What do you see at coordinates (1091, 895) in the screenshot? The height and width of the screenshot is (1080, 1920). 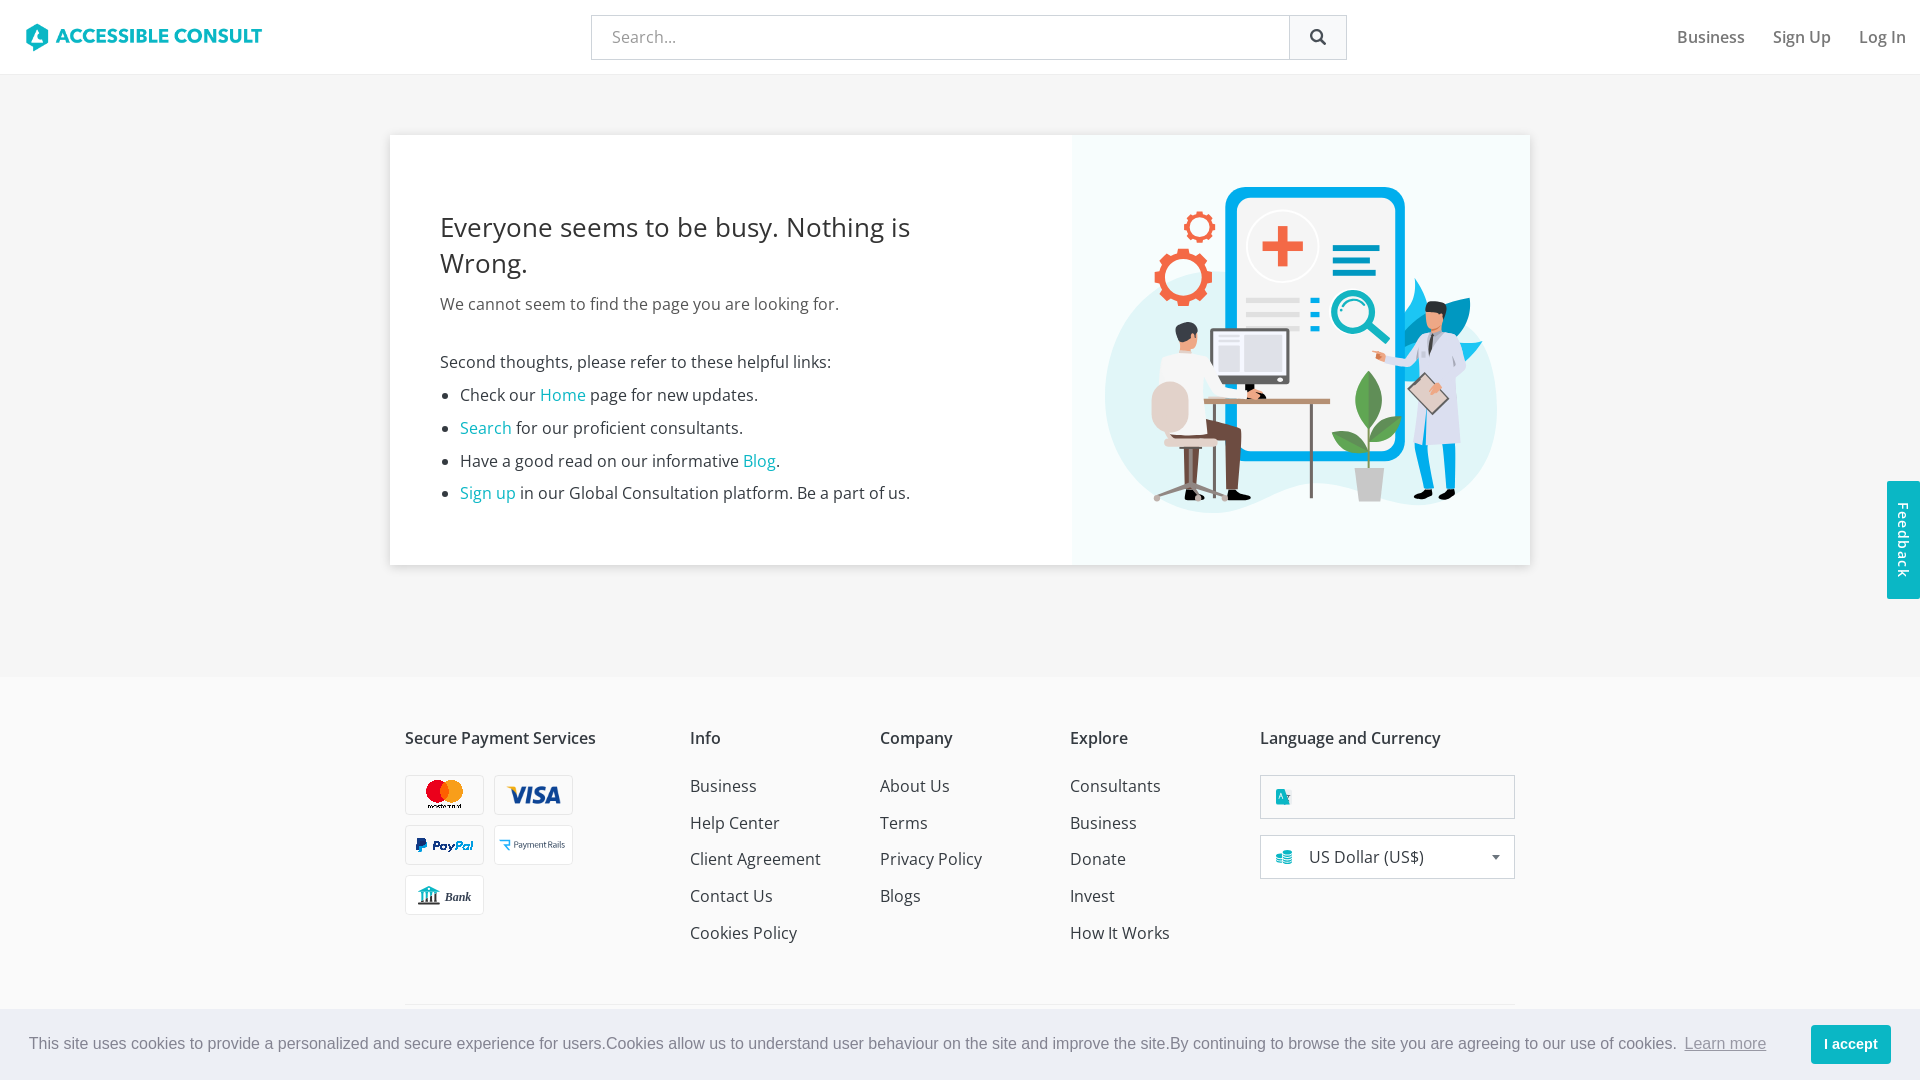 I see `'Invest'` at bounding box center [1091, 895].